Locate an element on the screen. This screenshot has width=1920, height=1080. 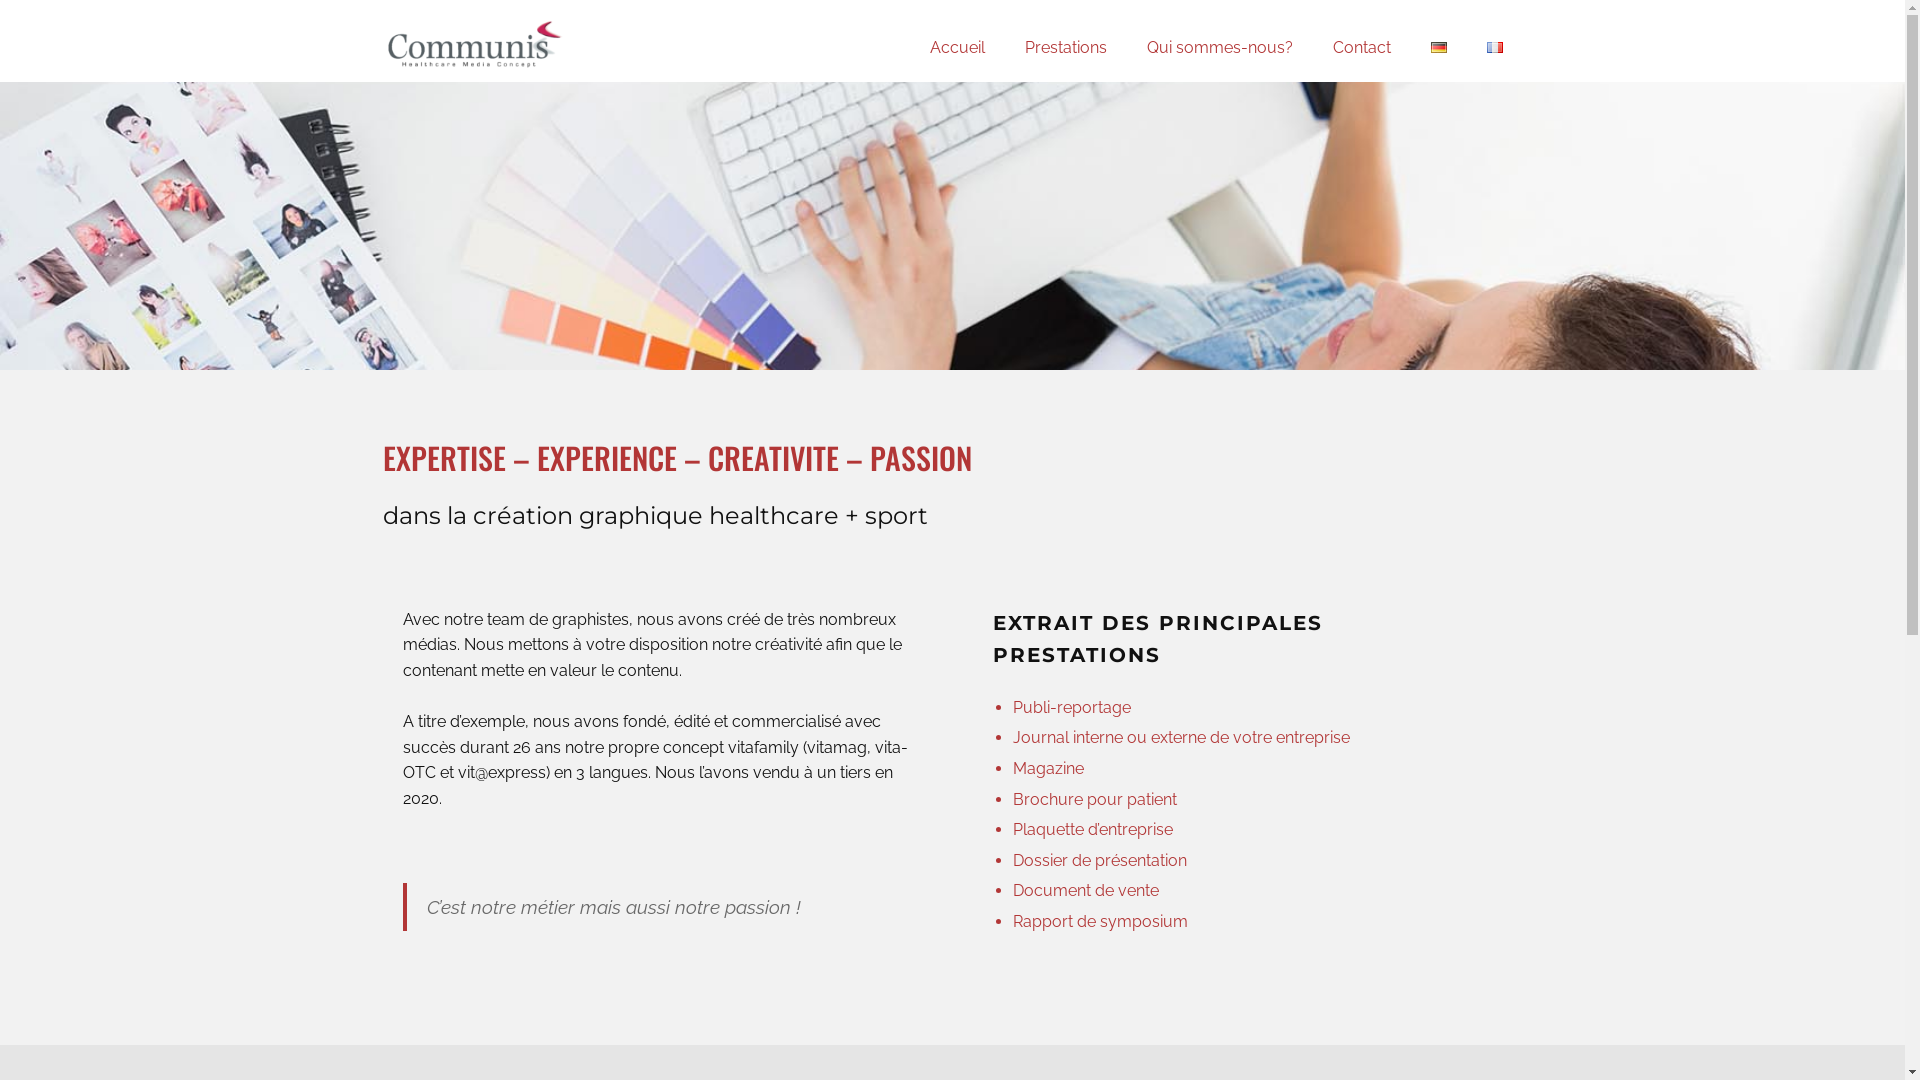
'Contact' is located at coordinates (1360, 46).